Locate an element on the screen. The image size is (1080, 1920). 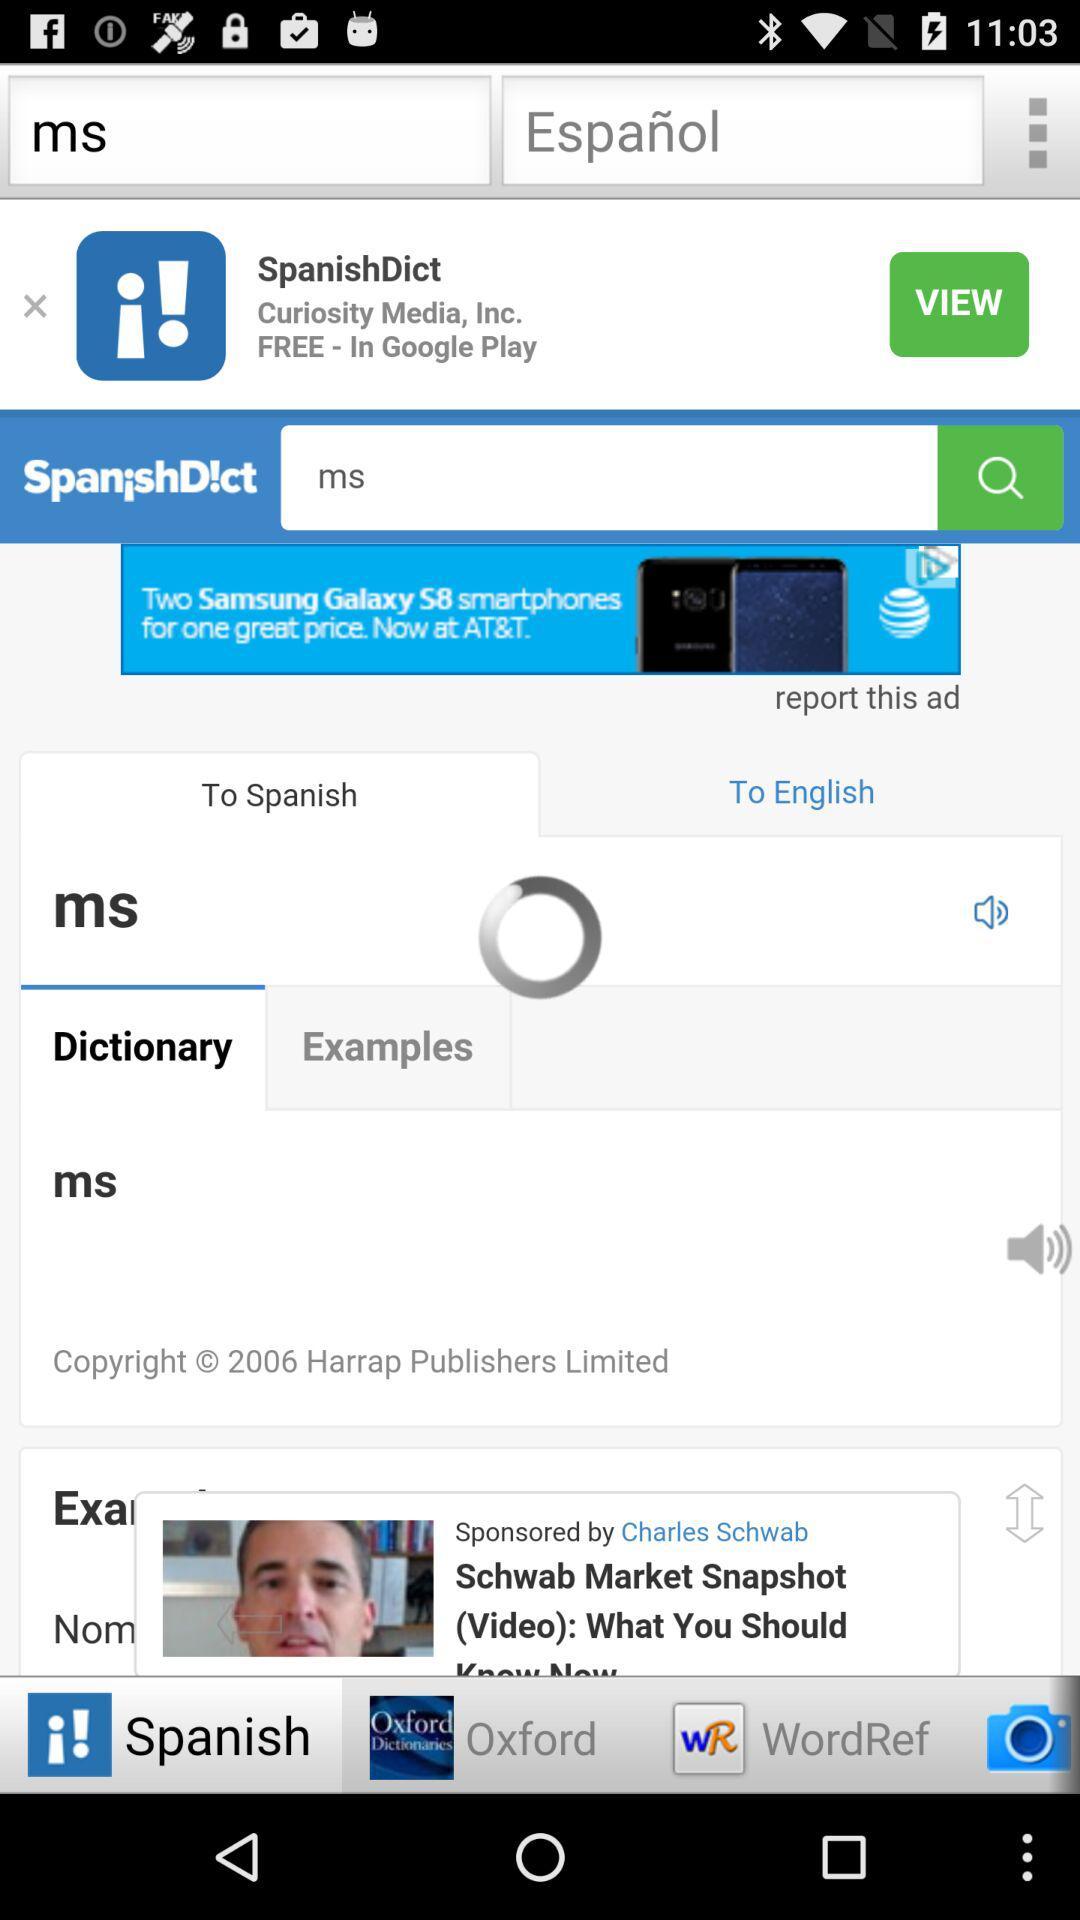
the volume icon is located at coordinates (1036, 1335).